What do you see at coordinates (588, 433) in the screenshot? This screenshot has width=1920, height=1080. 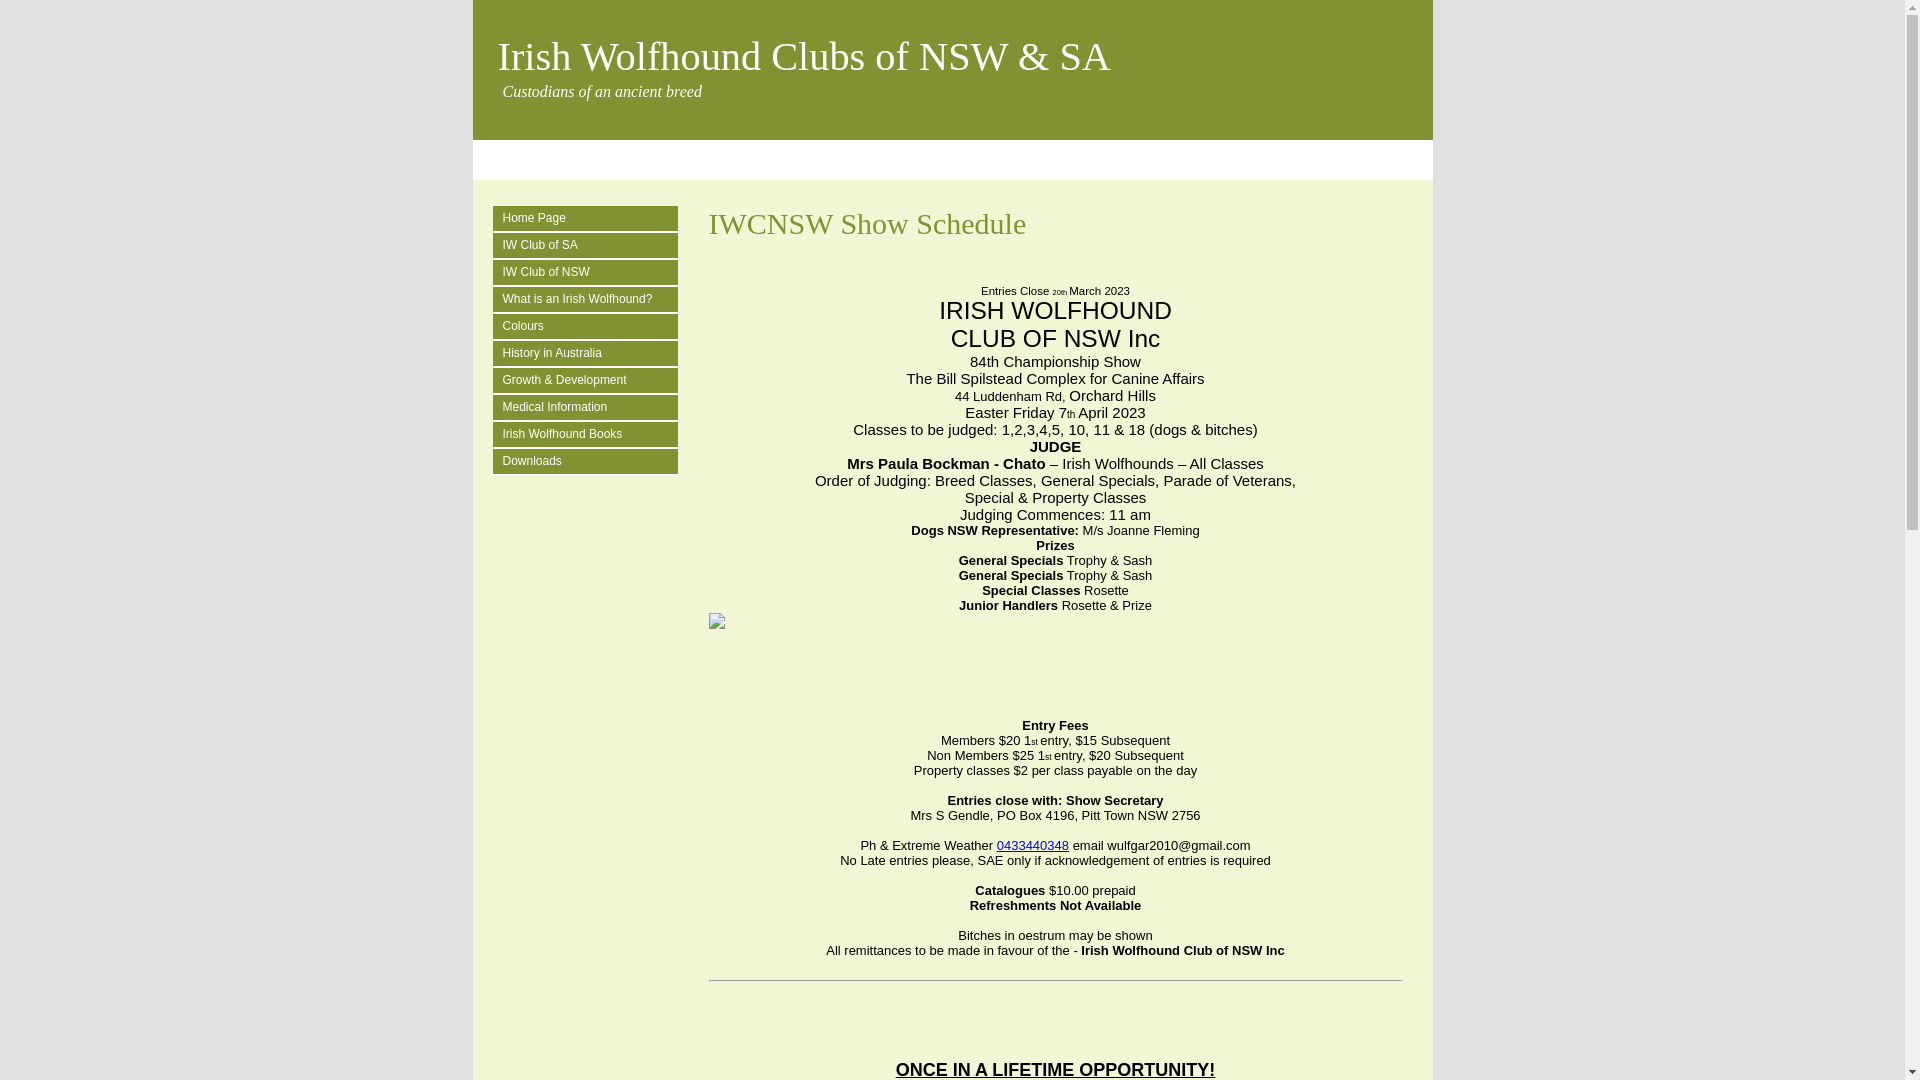 I see `'Irish Wolfhound Books'` at bounding box center [588, 433].